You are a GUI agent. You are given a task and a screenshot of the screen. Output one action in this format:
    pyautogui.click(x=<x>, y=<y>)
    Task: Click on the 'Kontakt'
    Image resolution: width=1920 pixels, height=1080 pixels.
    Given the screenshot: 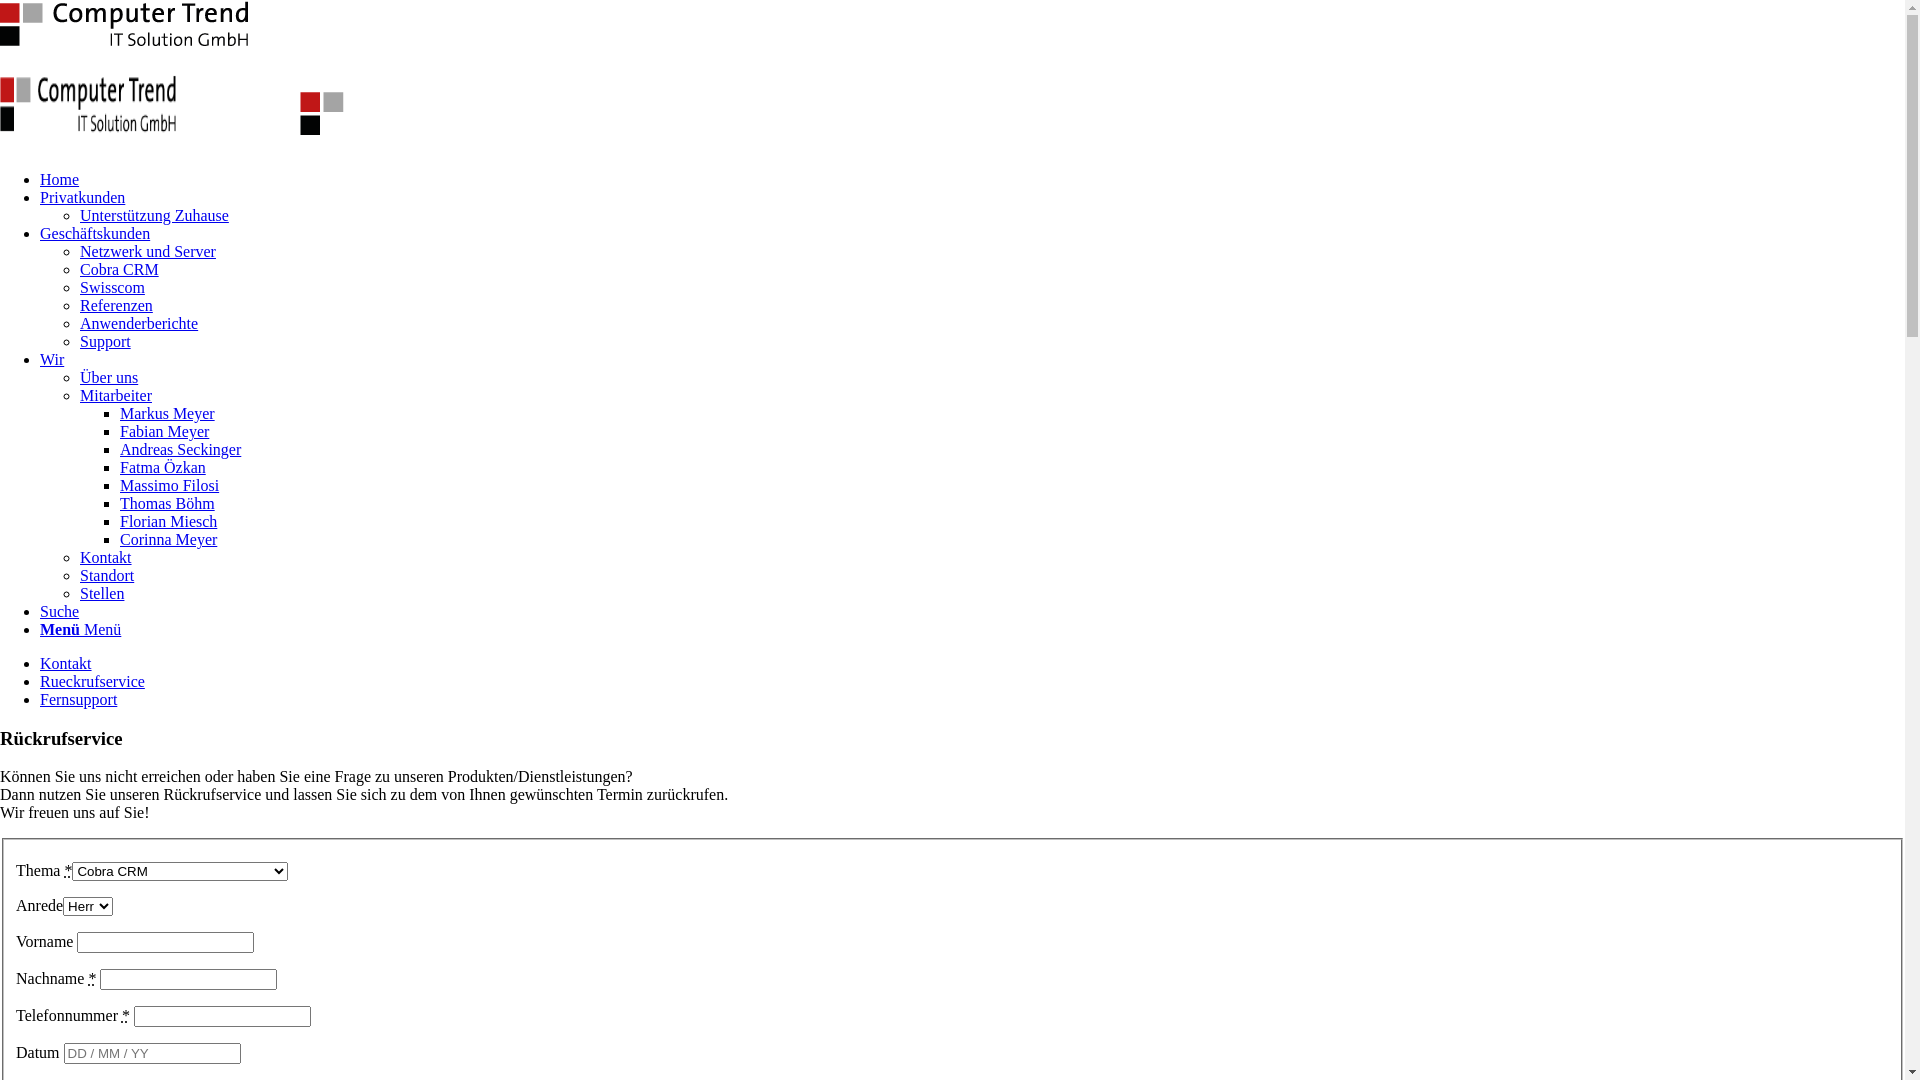 What is the action you would take?
    pyautogui.click(x=66, y=663)
    